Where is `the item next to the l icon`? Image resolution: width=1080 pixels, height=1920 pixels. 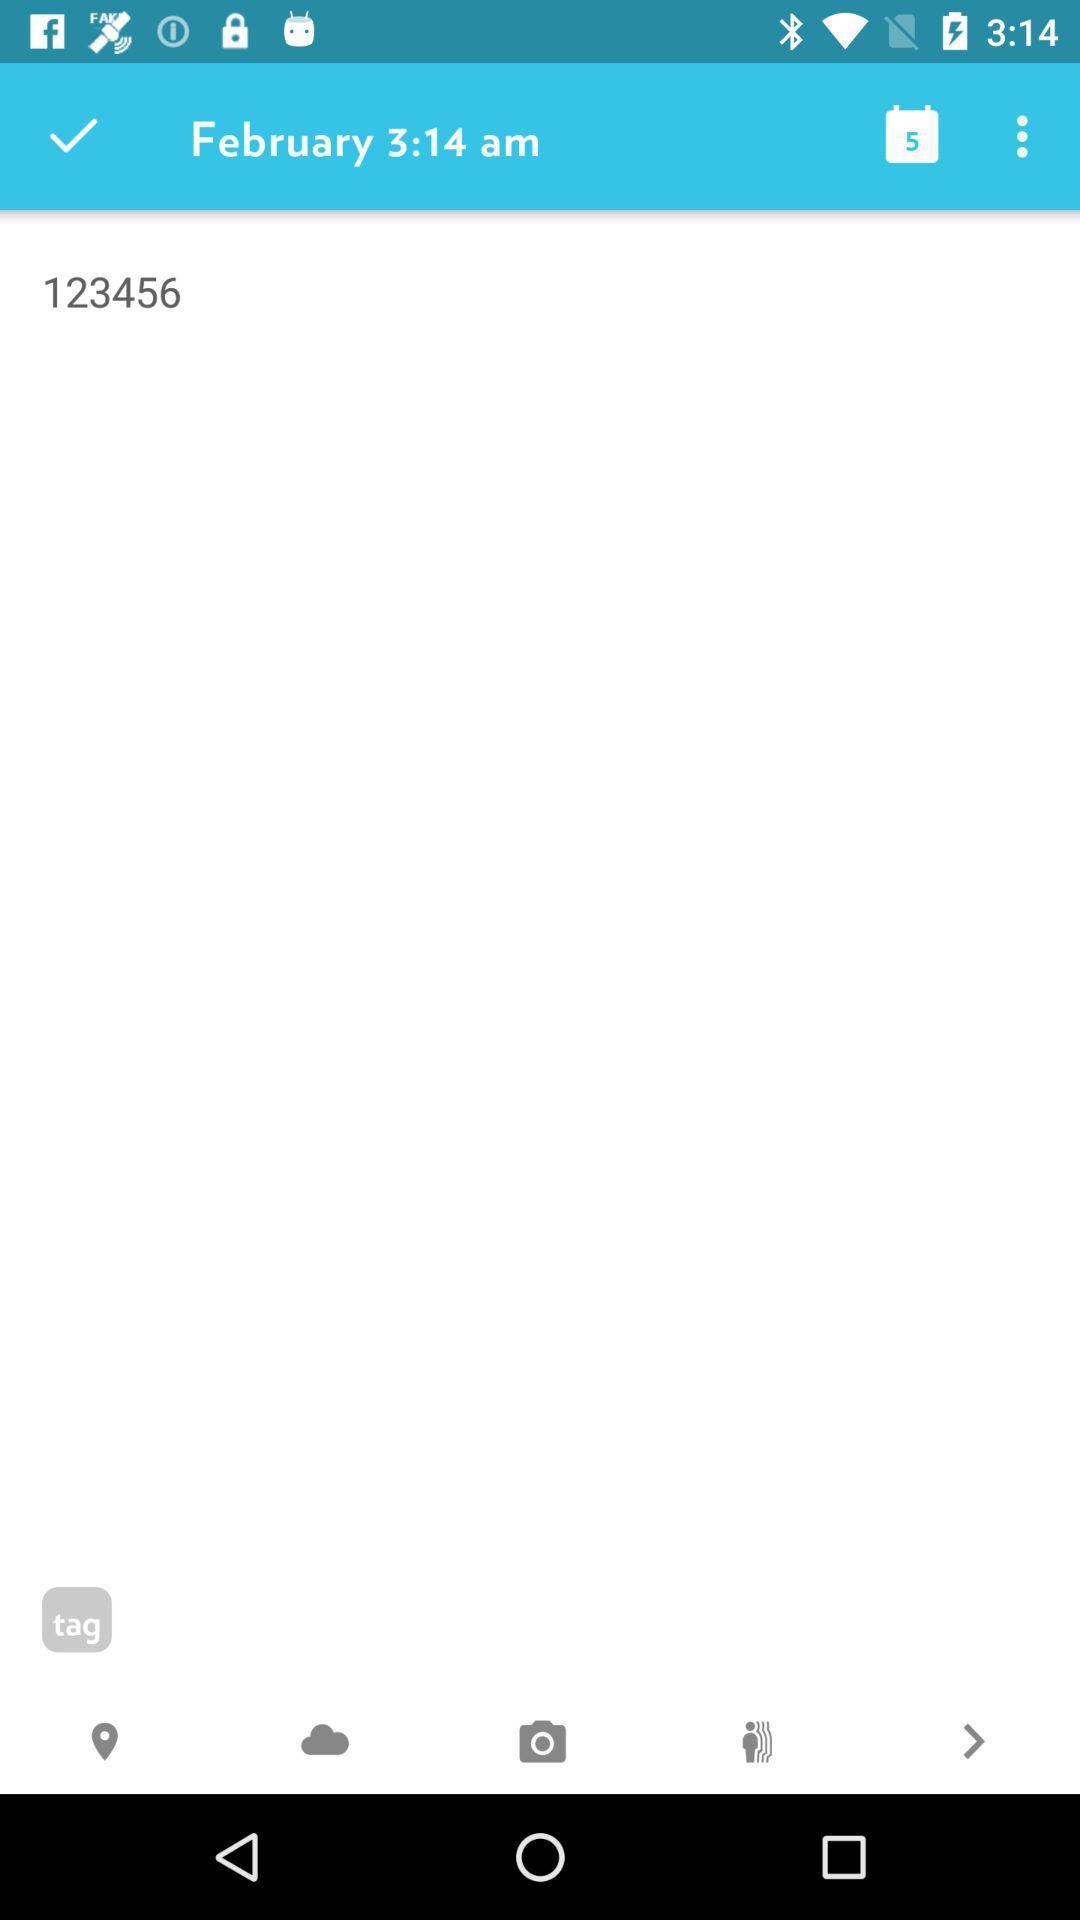
the item next to the l icon is located at coordinates (756, 1743).